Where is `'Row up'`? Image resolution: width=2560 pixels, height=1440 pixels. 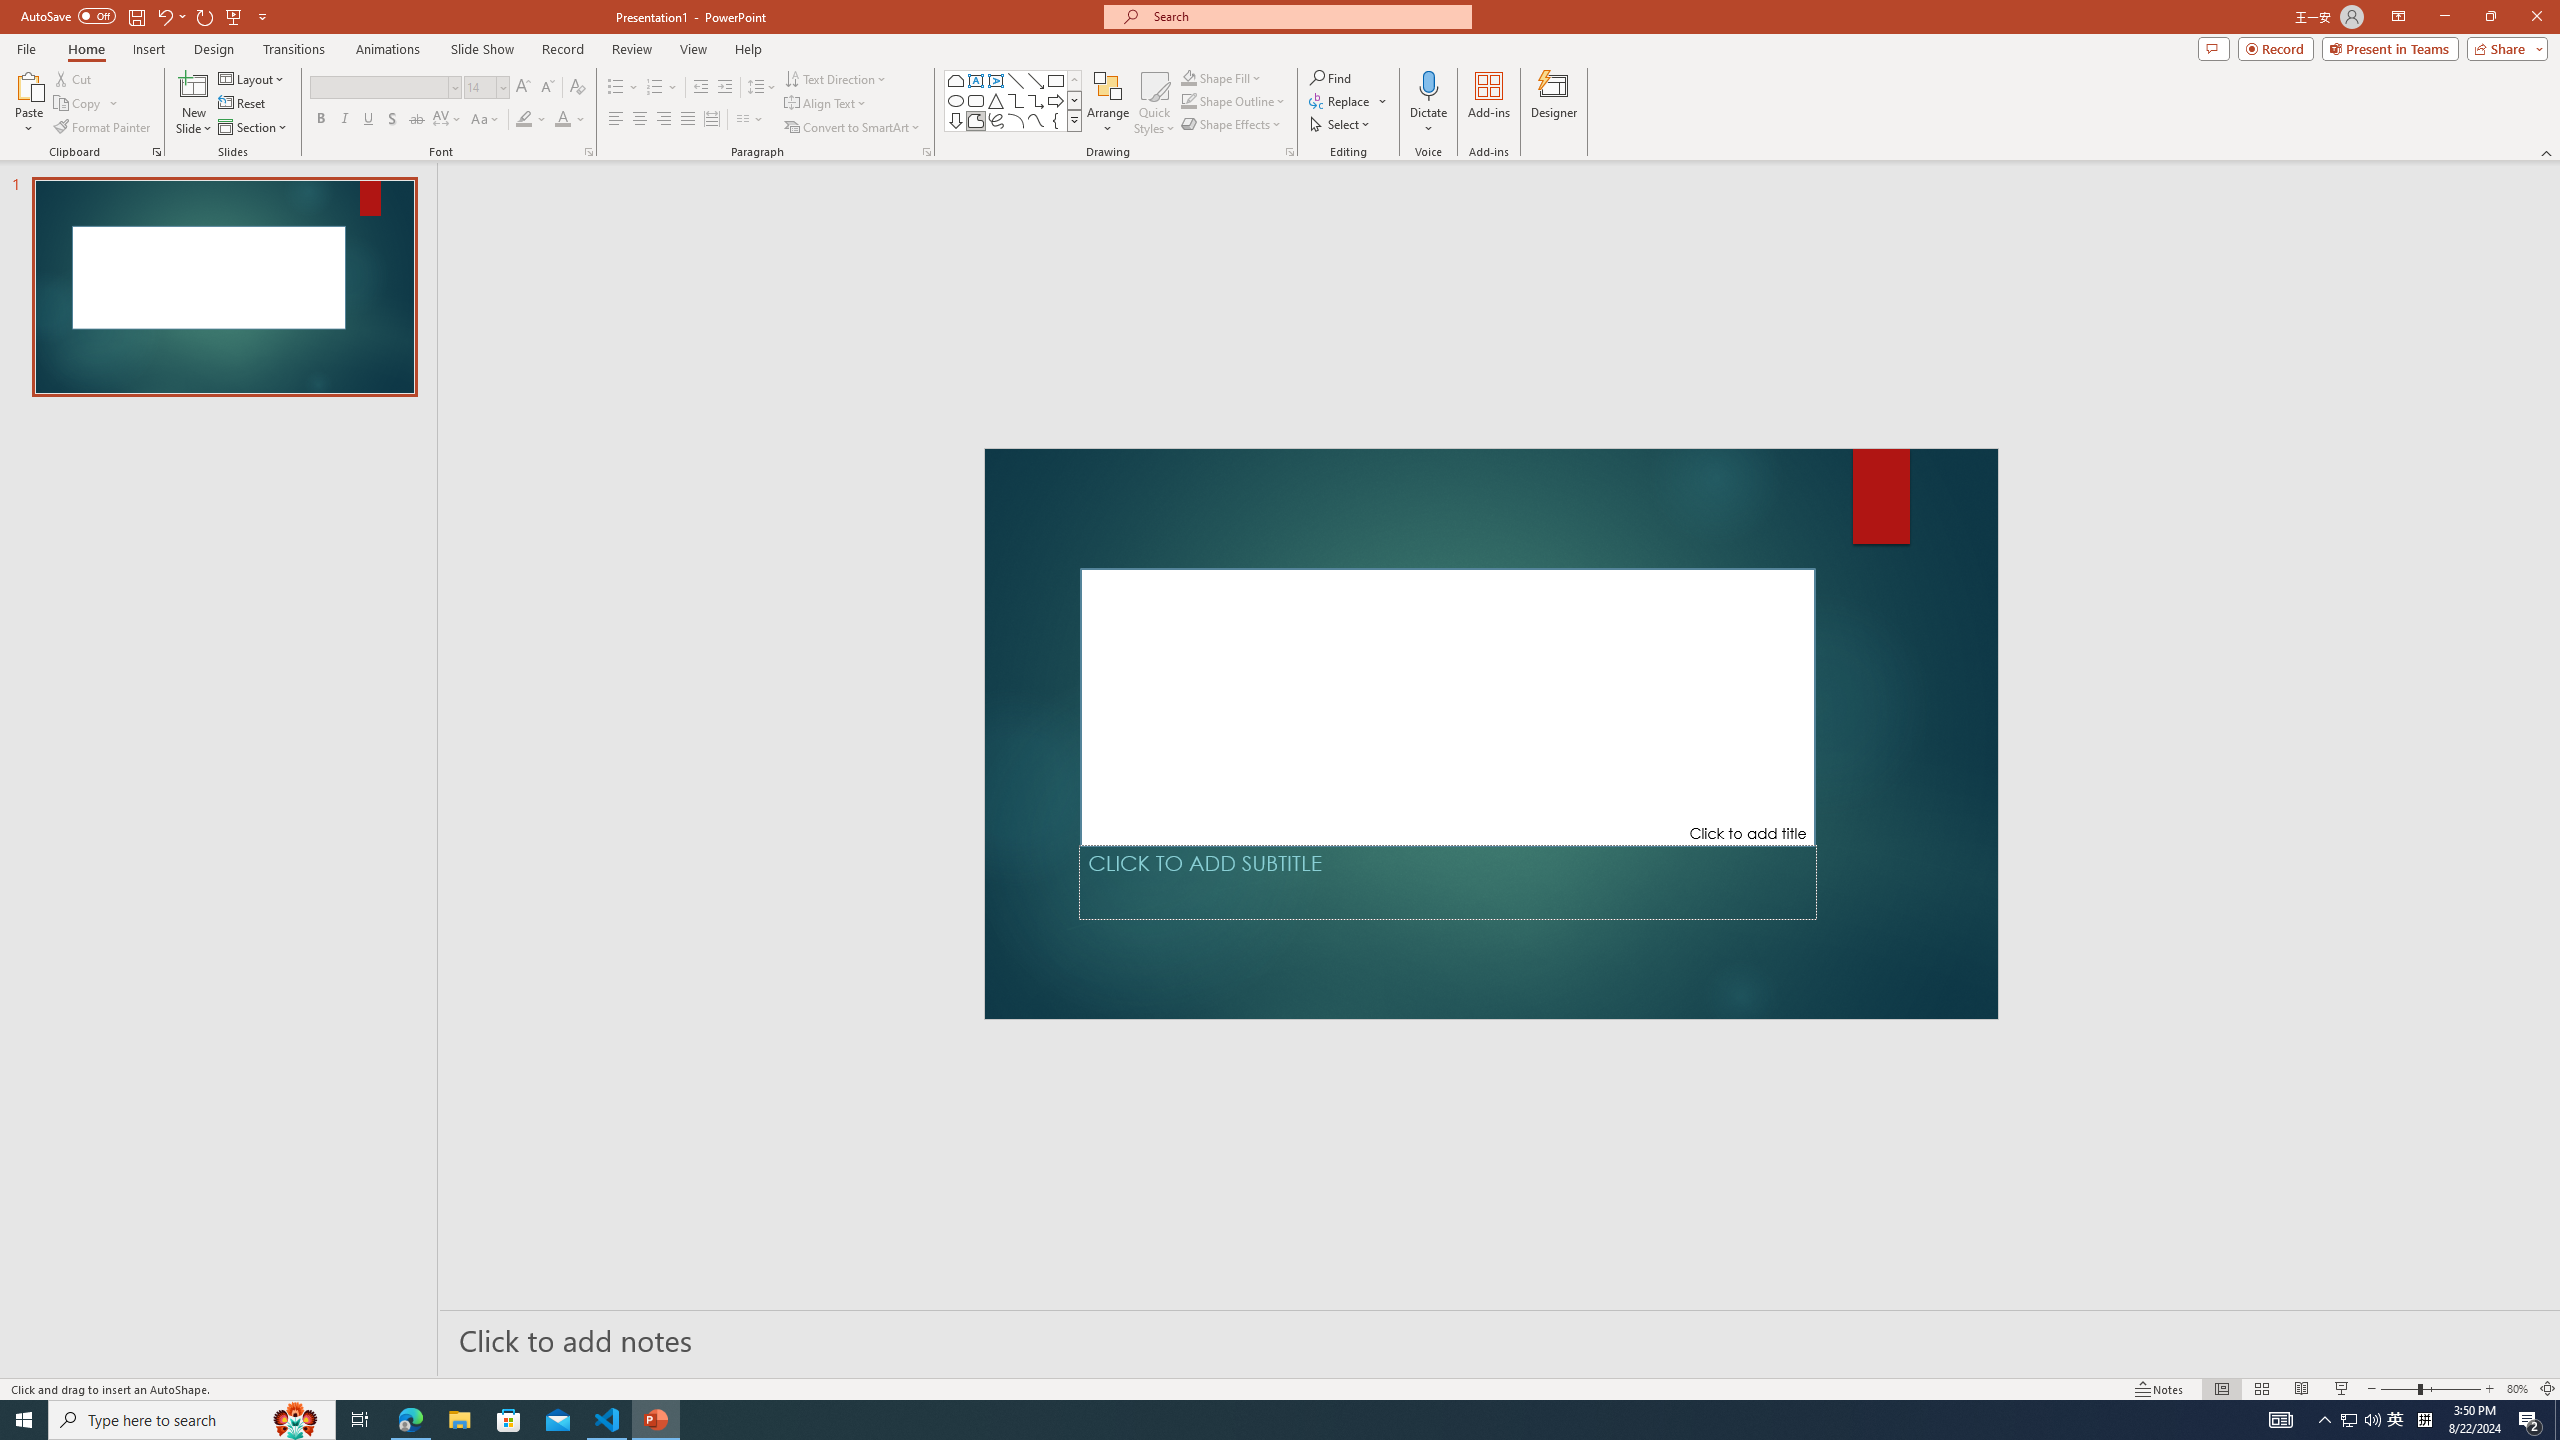 'Row up' is located at coordinates (1075, 80).